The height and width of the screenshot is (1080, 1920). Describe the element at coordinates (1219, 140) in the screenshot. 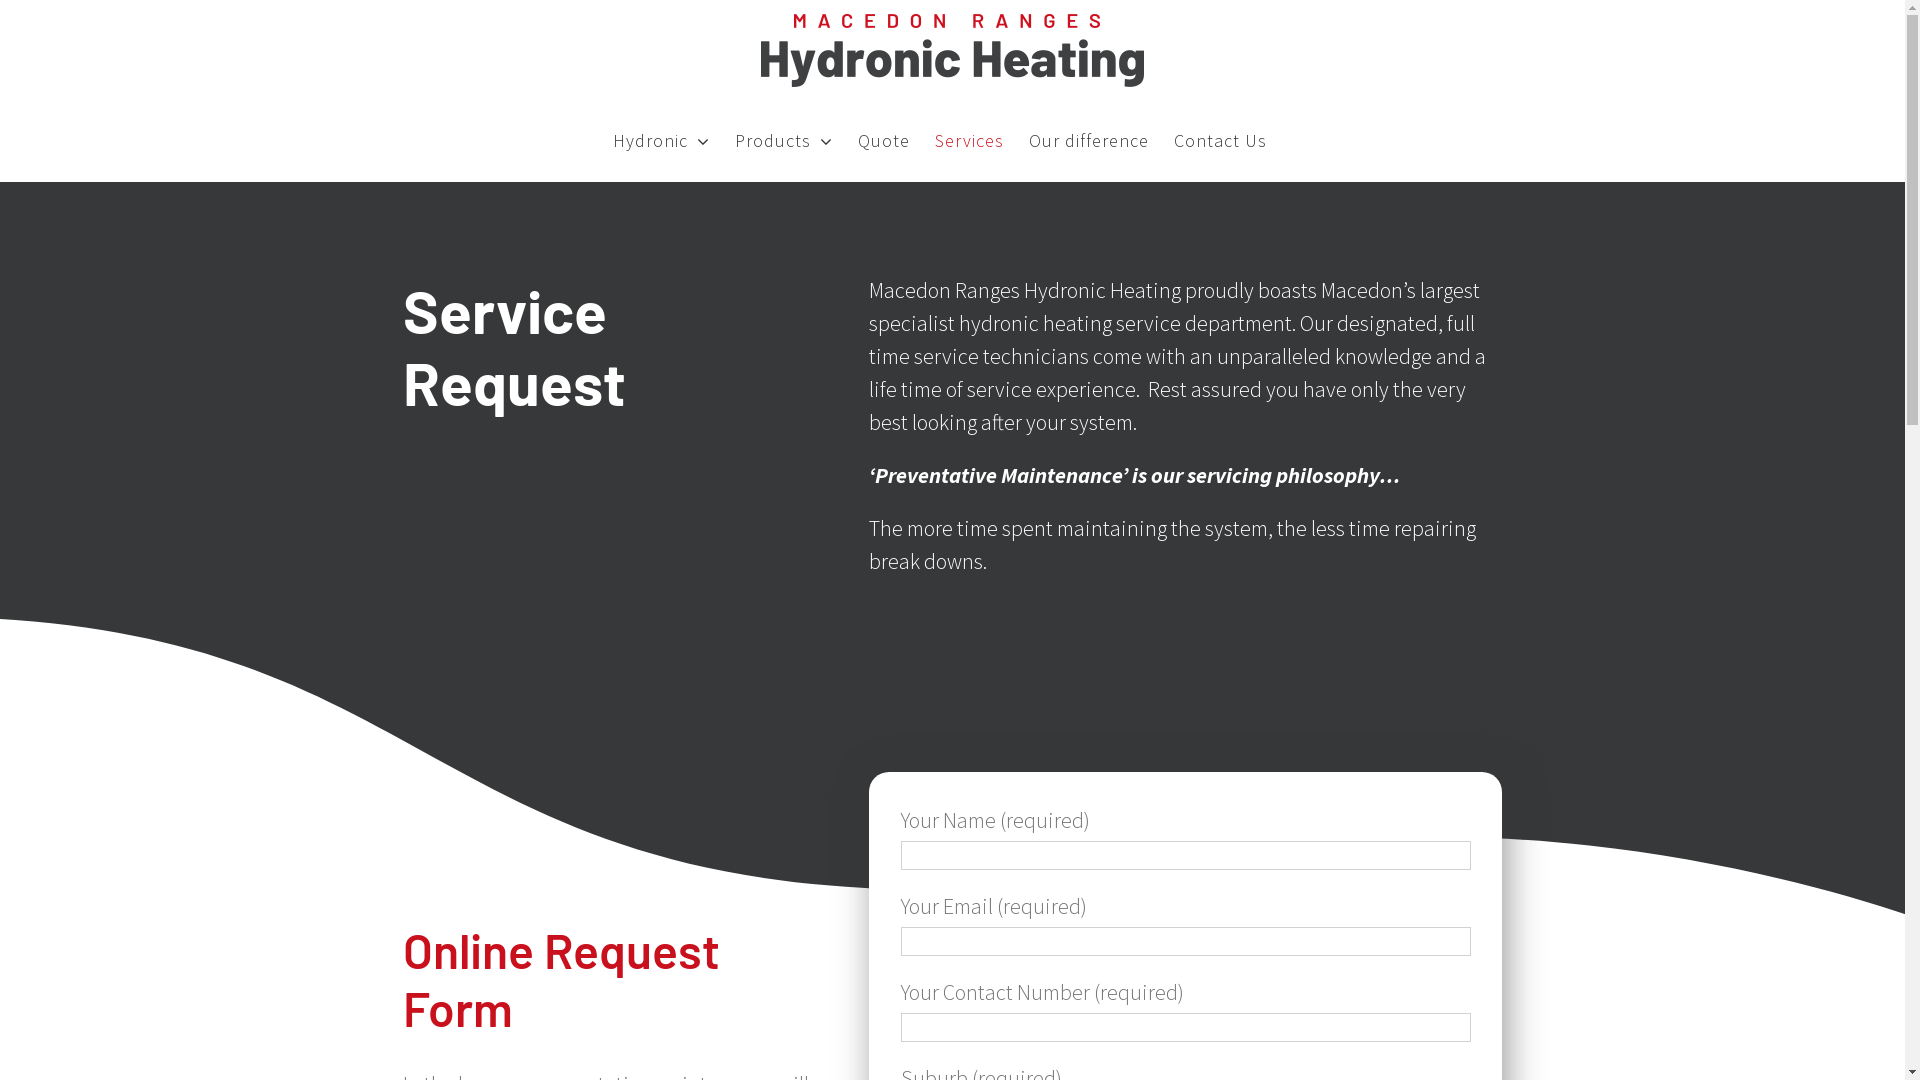

I see `'Contact Us'` at that location.